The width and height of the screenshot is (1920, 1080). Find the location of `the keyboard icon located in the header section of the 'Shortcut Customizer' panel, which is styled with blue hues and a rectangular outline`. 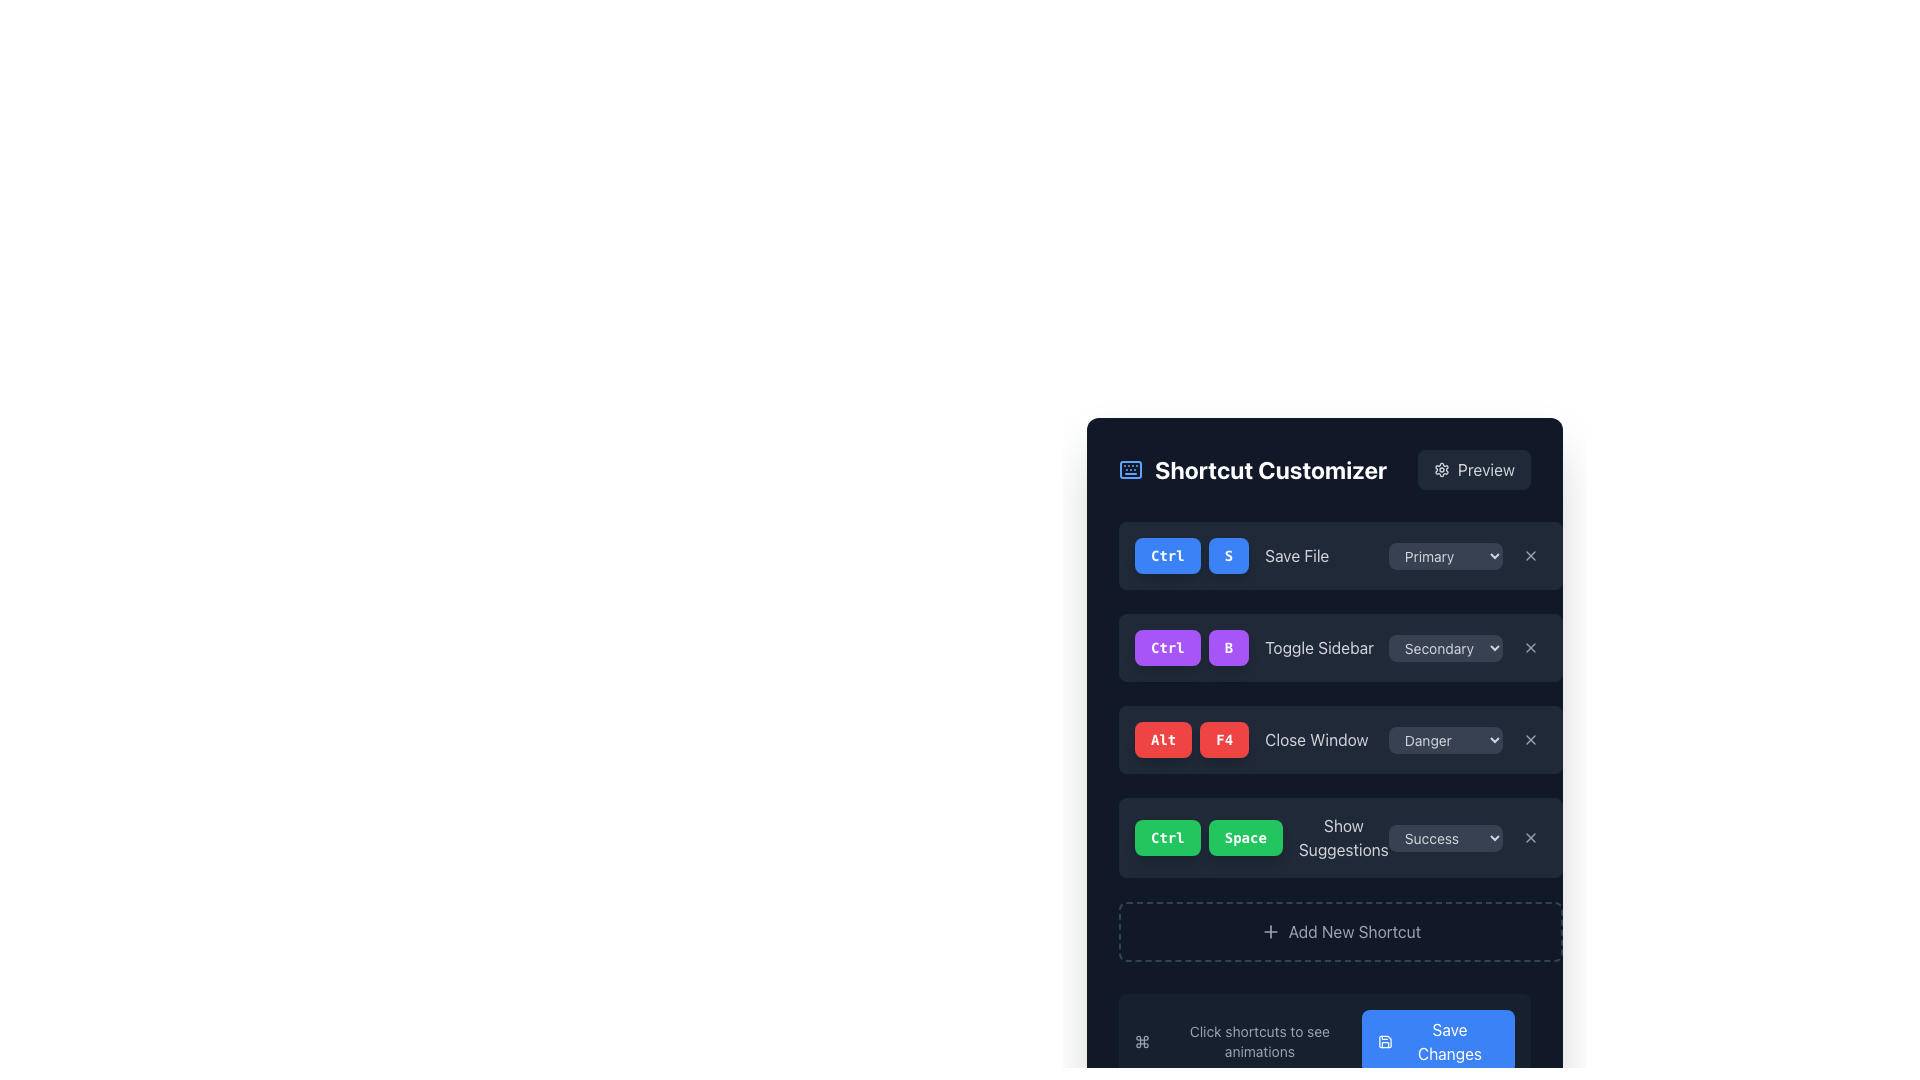

the keyboard icon located in the header section of the 'Shortcut Customizer' panel, which is styled with blue hues and a rectangular outline is located at coordinates (1131, 470).